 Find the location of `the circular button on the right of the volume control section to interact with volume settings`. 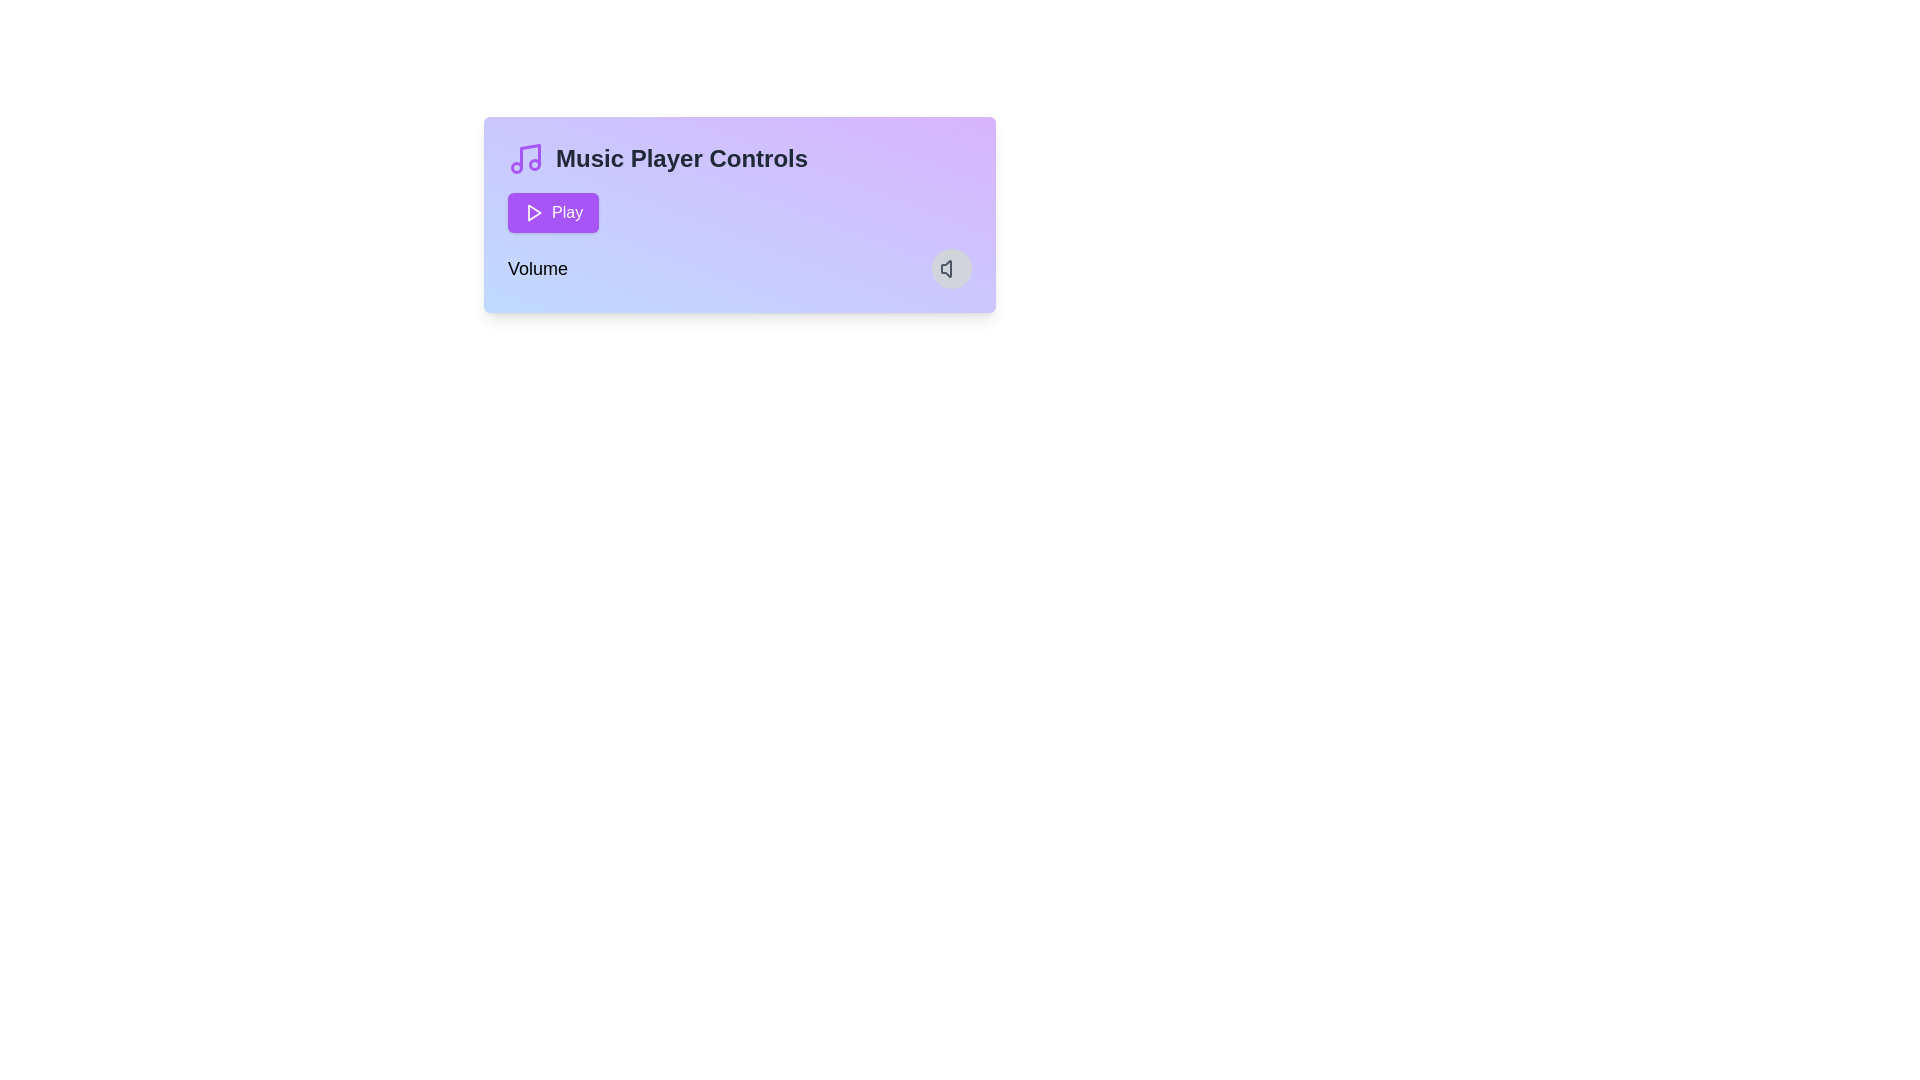

the circular button on the right of the volume control section to interact with volume settings is located at coordinates (738, 268).